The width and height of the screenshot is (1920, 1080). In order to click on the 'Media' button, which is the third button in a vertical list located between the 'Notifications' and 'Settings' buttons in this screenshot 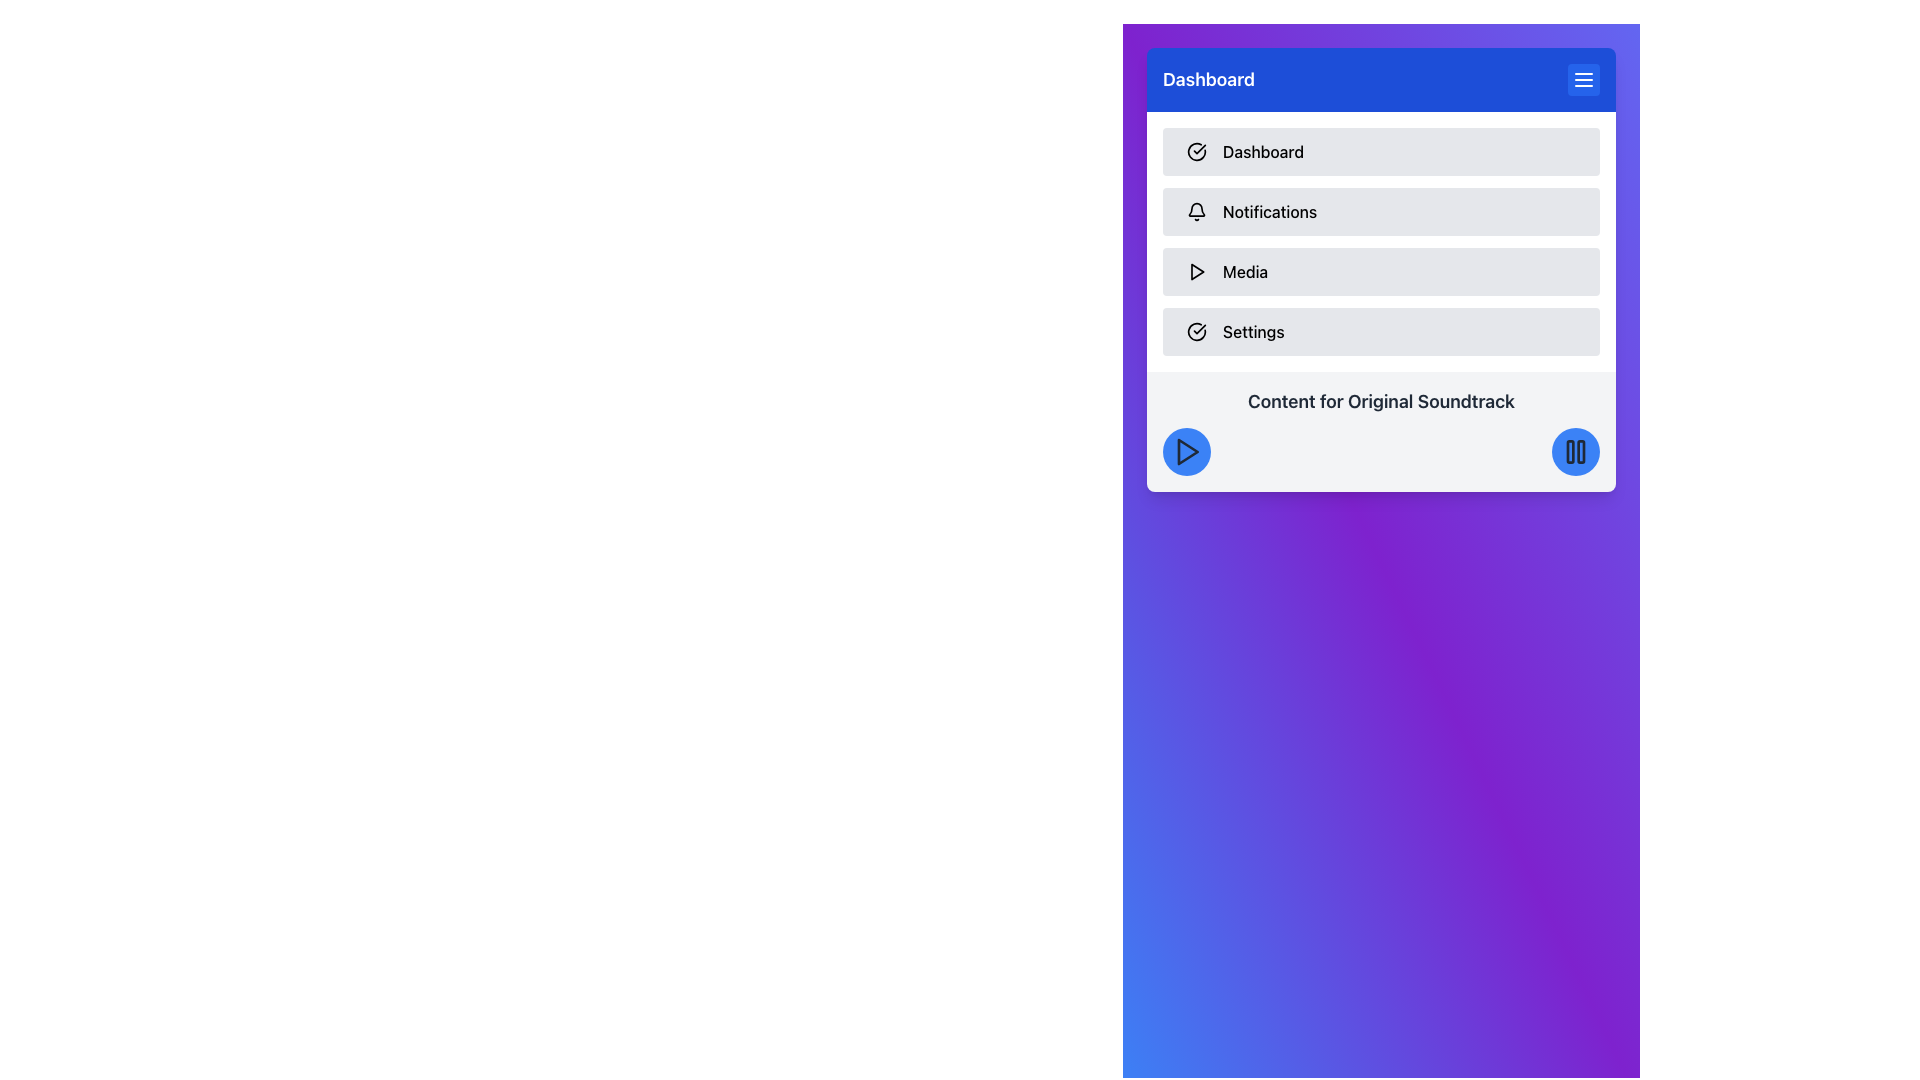, I will do `click(1380, 272)`.